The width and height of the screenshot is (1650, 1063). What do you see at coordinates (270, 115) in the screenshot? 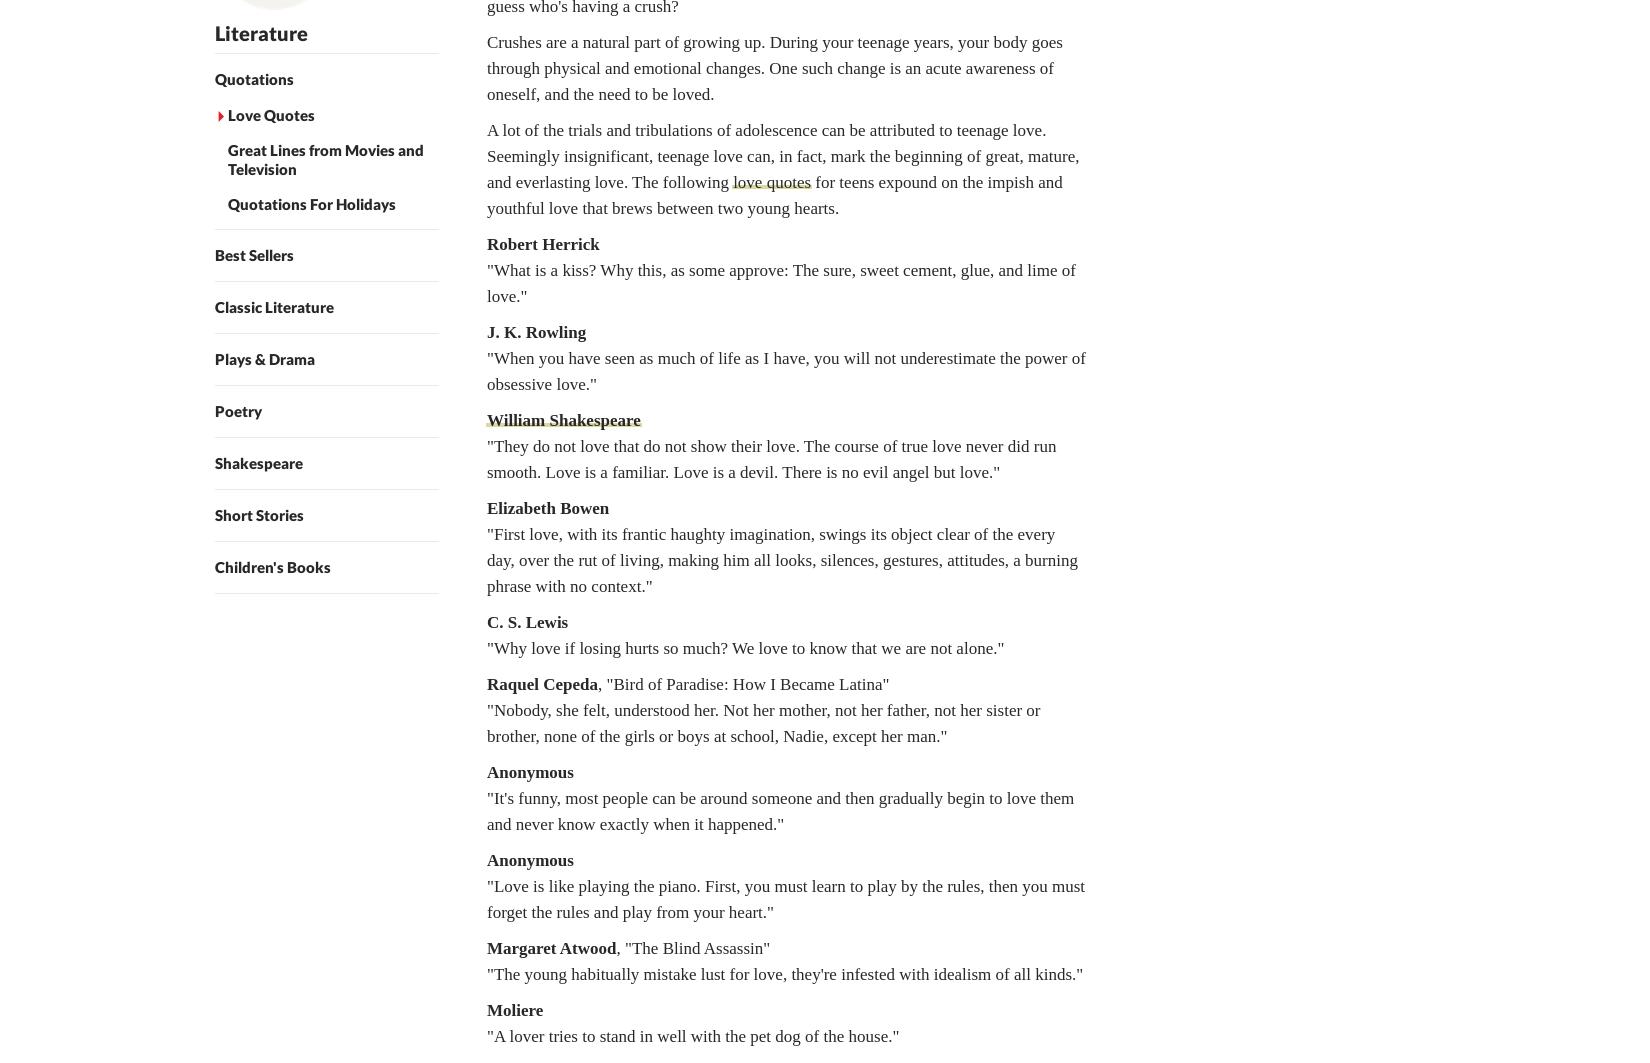
I see `'Love Quotes'` at bounding box center [270, 115].